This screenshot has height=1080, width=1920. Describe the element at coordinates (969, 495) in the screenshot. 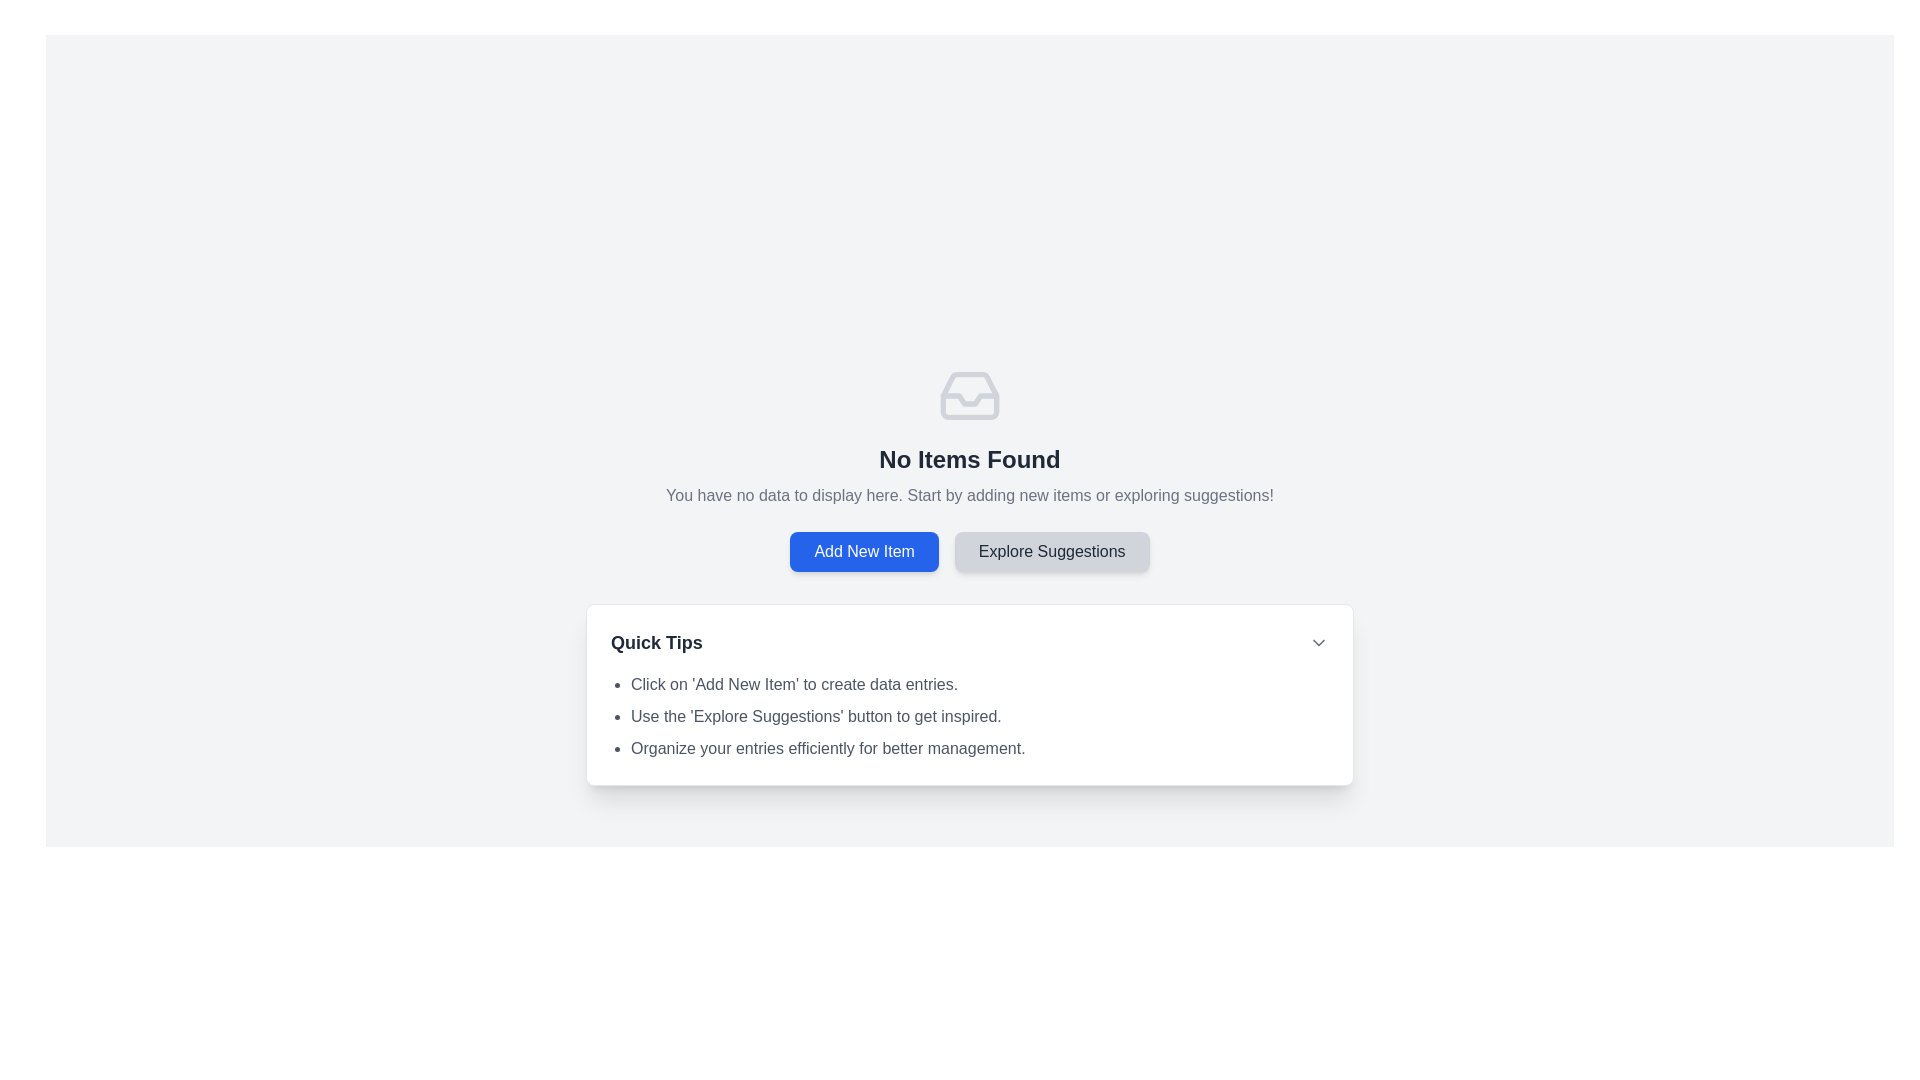

I see `the descriptive text element located directly below the 'No Items Found' message, which provides guidance for adding or exploring new data` at that location.